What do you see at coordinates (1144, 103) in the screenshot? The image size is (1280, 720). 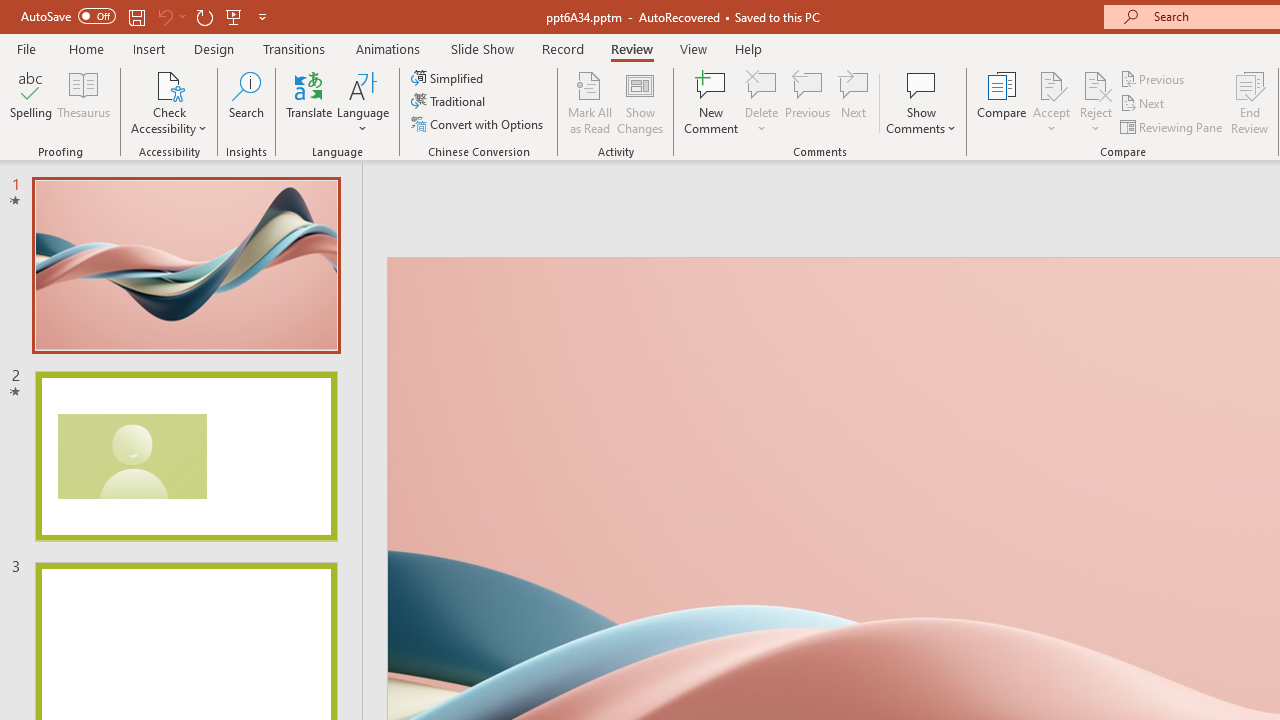 I see `'Next'` at bounding box center [1144, 103].